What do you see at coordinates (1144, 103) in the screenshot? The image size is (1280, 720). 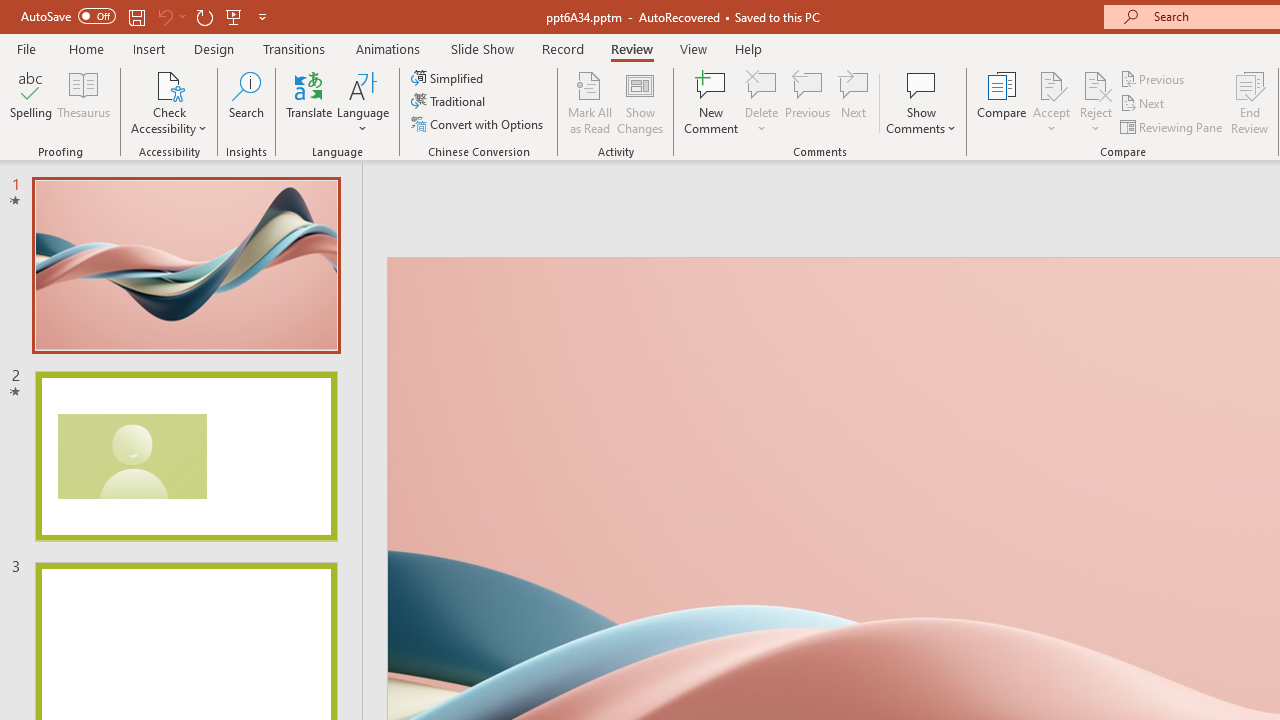 I see `'Next'` at bounding box center [1144, 103].